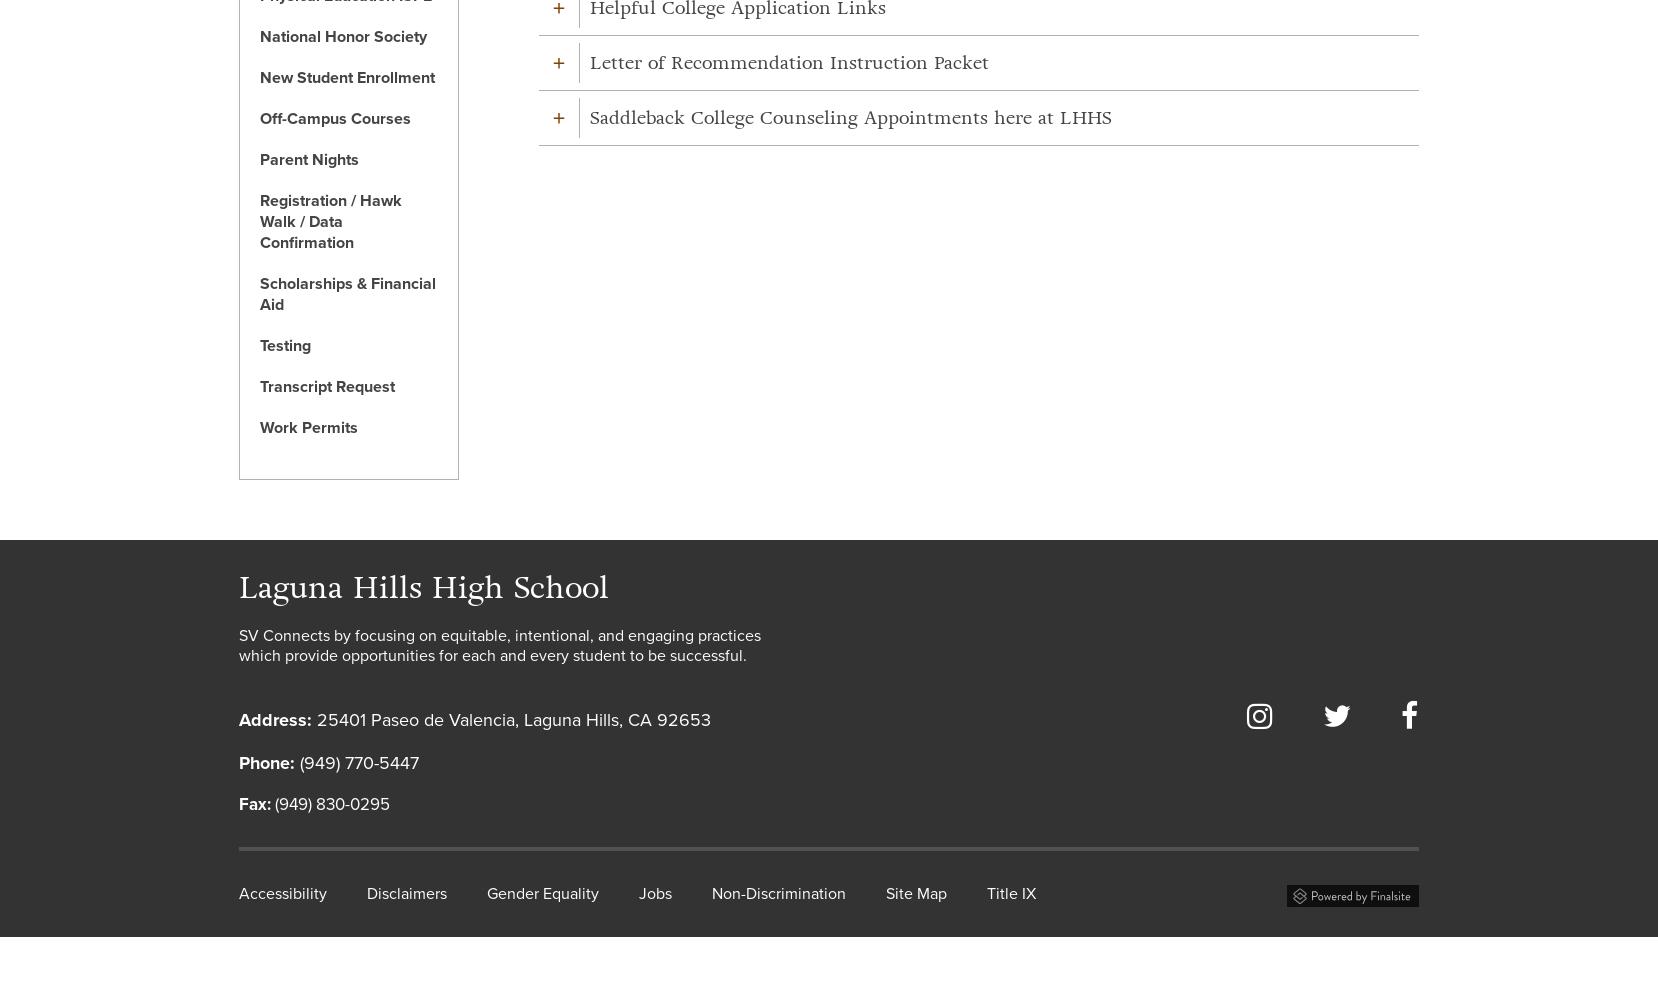 This screenshot has width=1658, height=1000. Describe the element at coordinates (789, 62) in the screenshot. I see `'Letter of Recommendation Instruction Packet'` at that location.